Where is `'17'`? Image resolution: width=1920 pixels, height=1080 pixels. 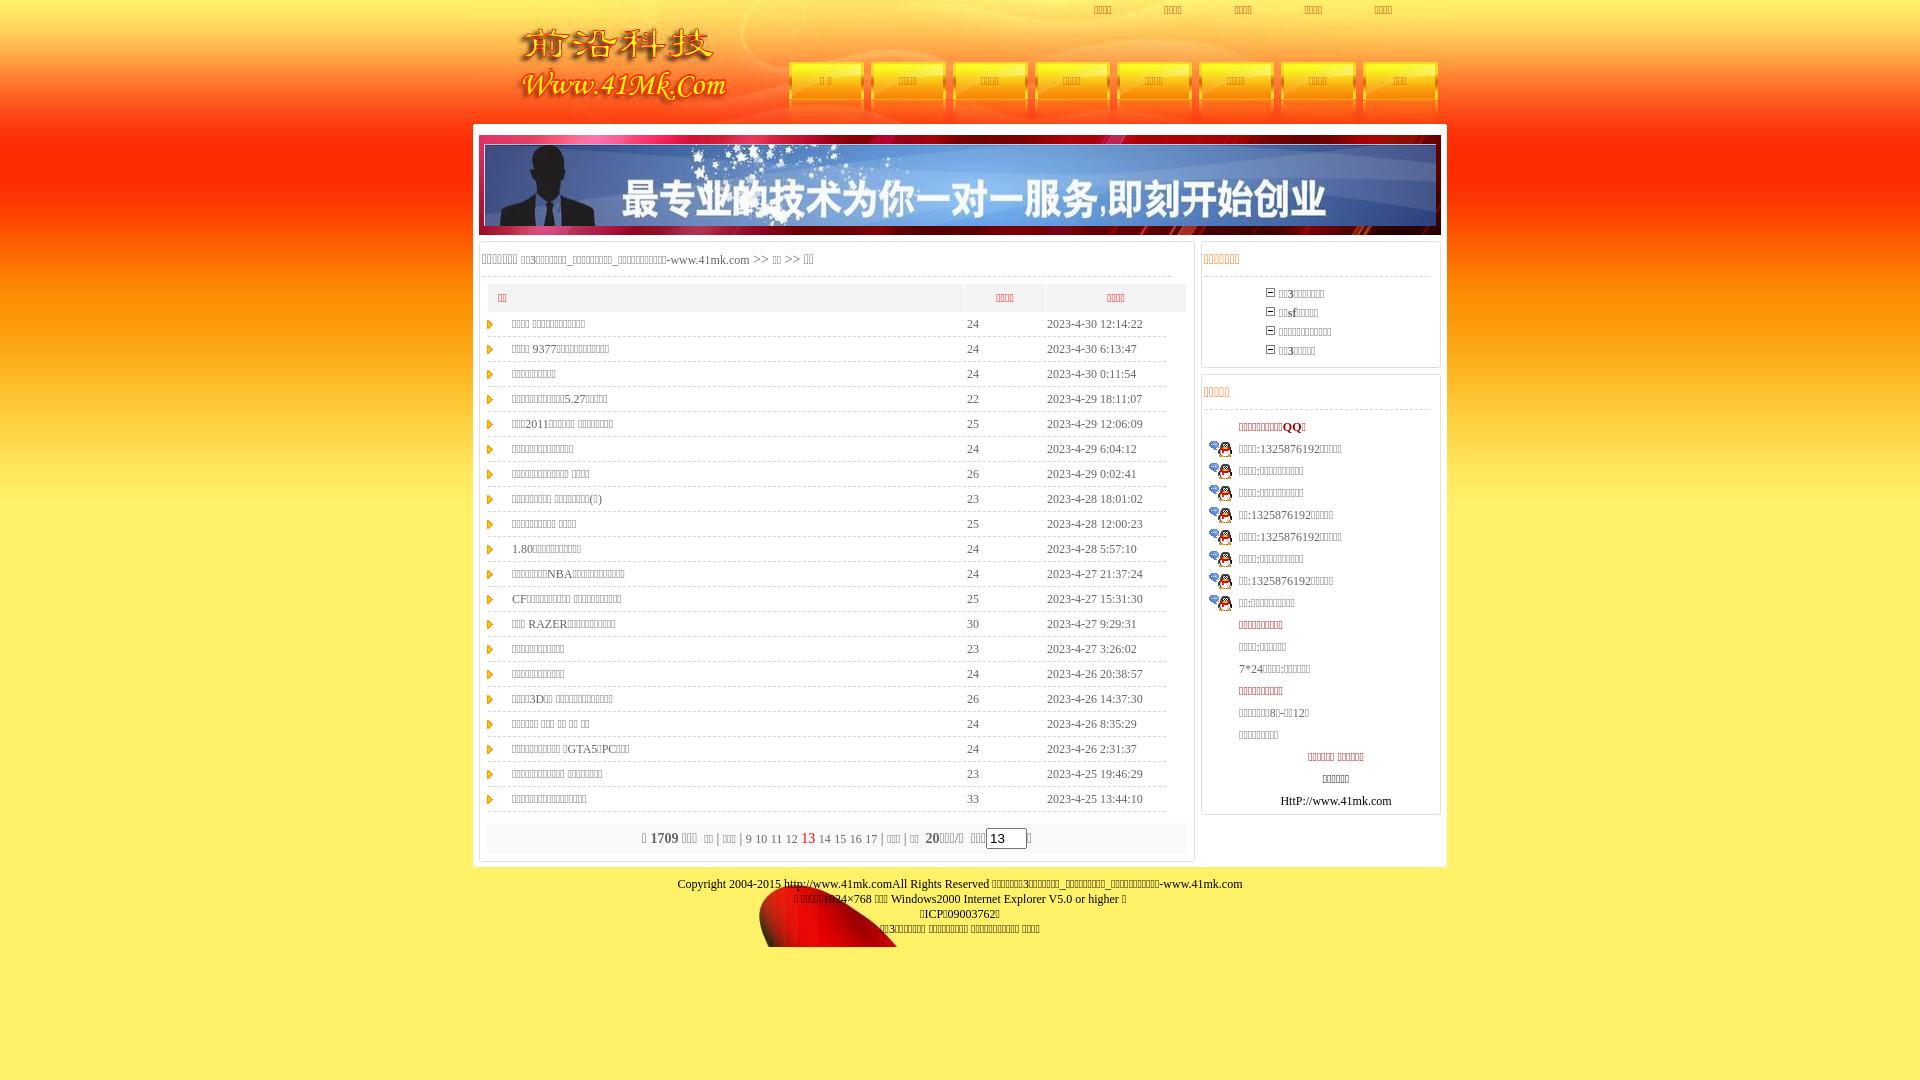
'17' is located at coordinates (870, 839).